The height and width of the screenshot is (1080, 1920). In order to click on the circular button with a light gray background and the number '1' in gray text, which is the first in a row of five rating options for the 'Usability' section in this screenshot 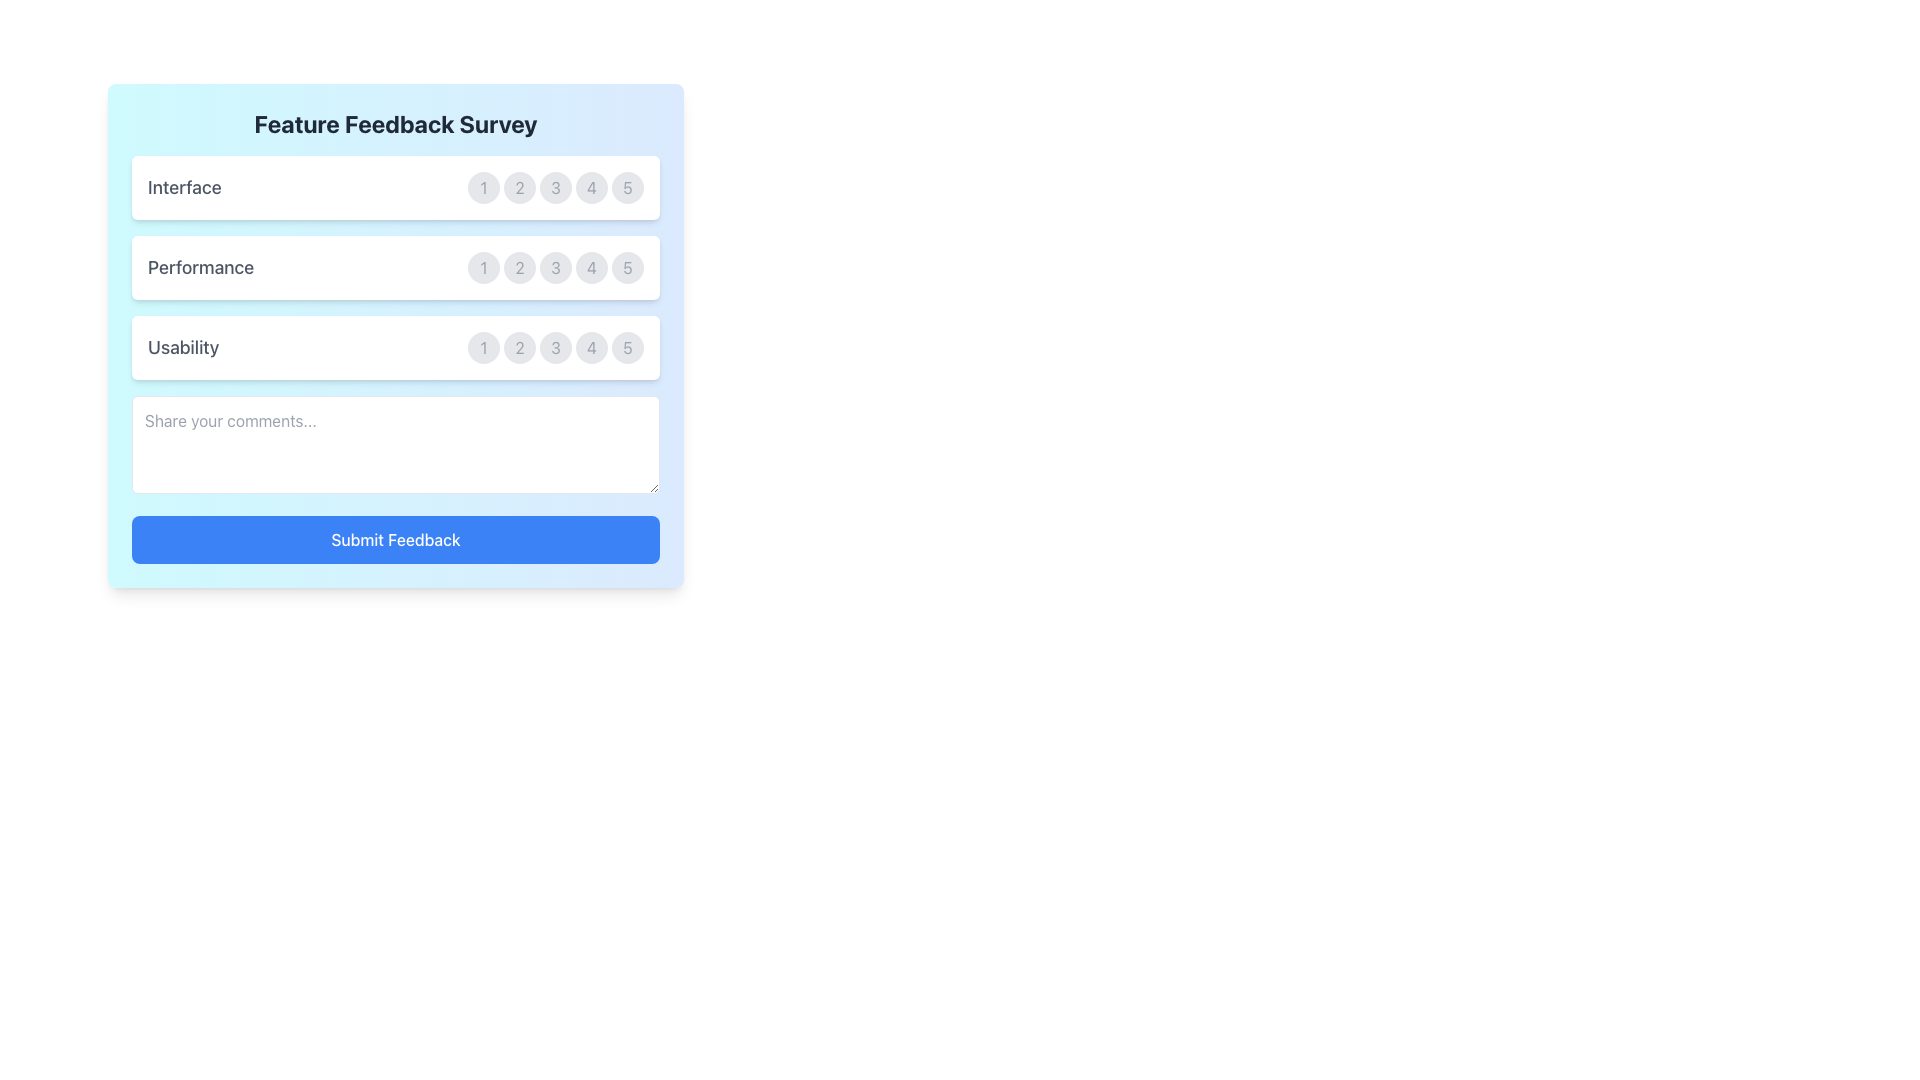, I will do `click(484, 346)`.